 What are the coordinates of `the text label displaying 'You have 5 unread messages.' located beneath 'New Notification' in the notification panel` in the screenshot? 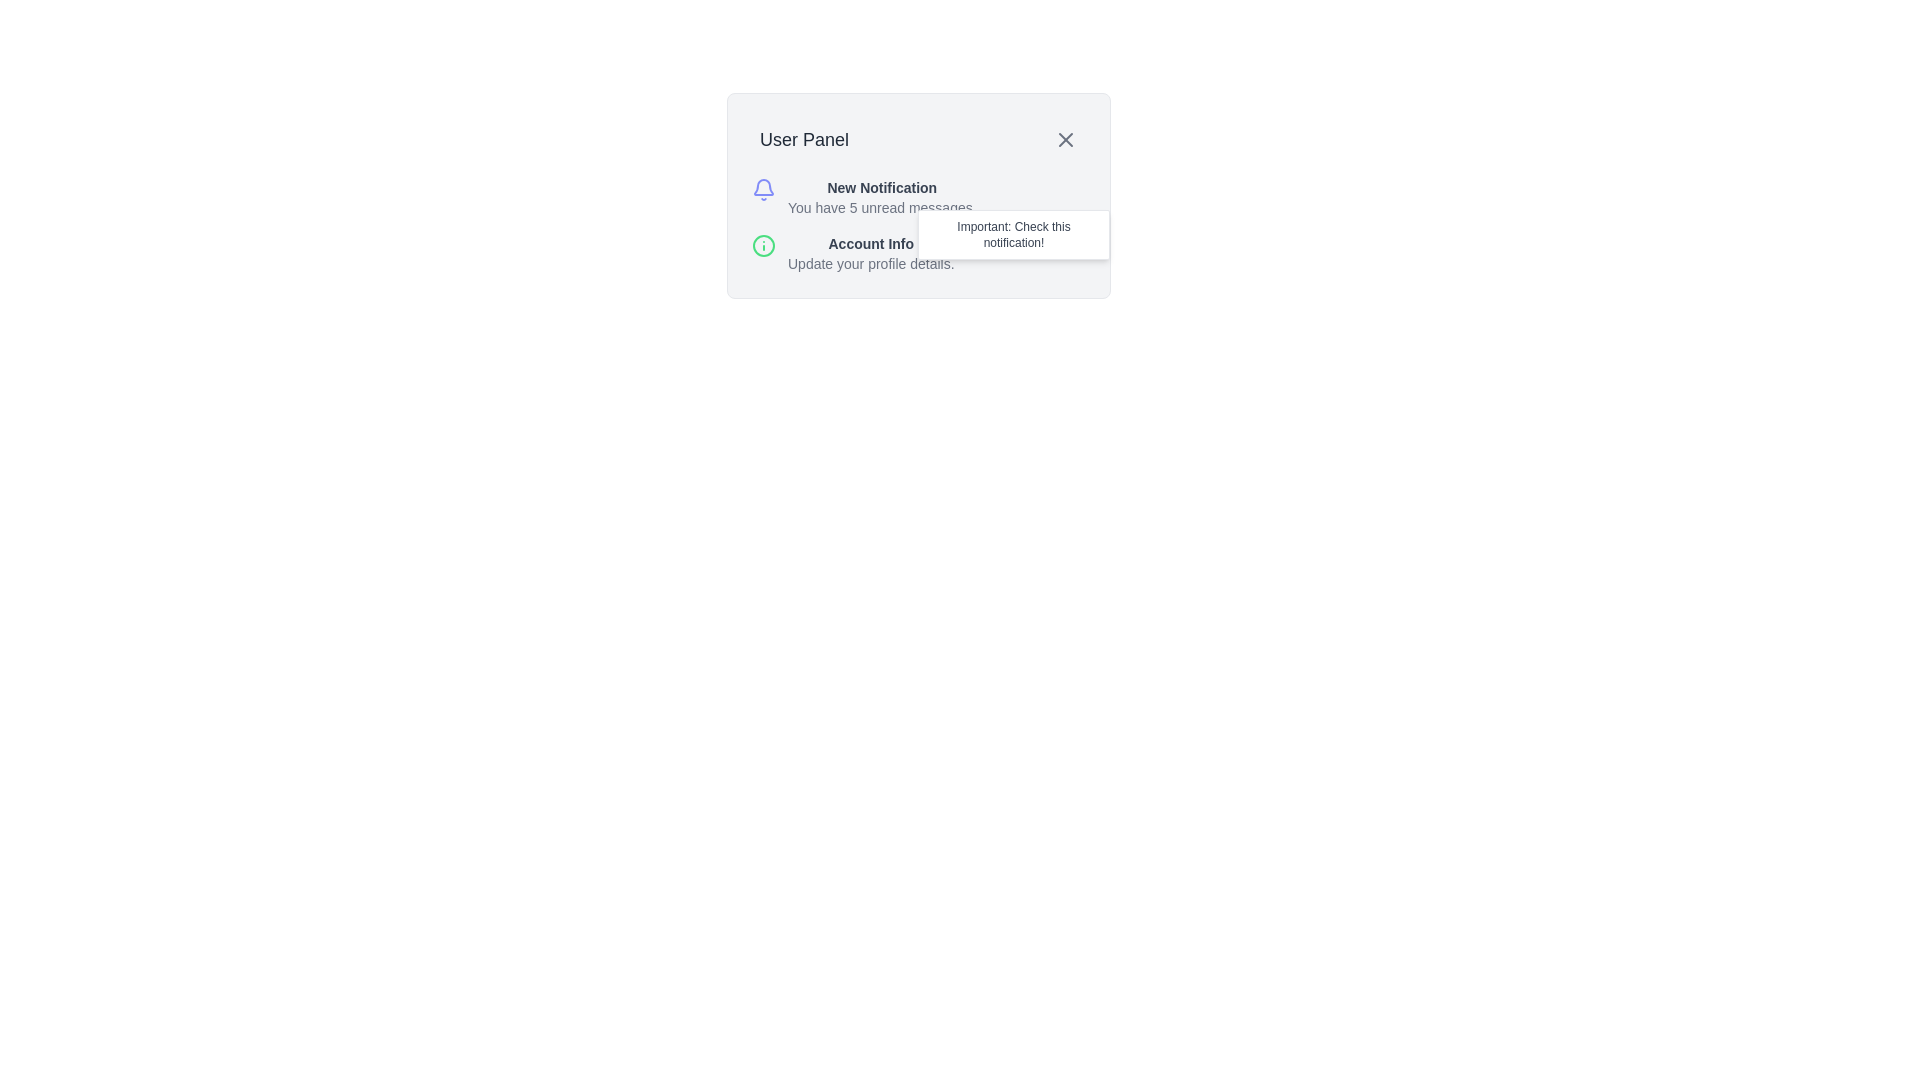 It's located at (881, 208).